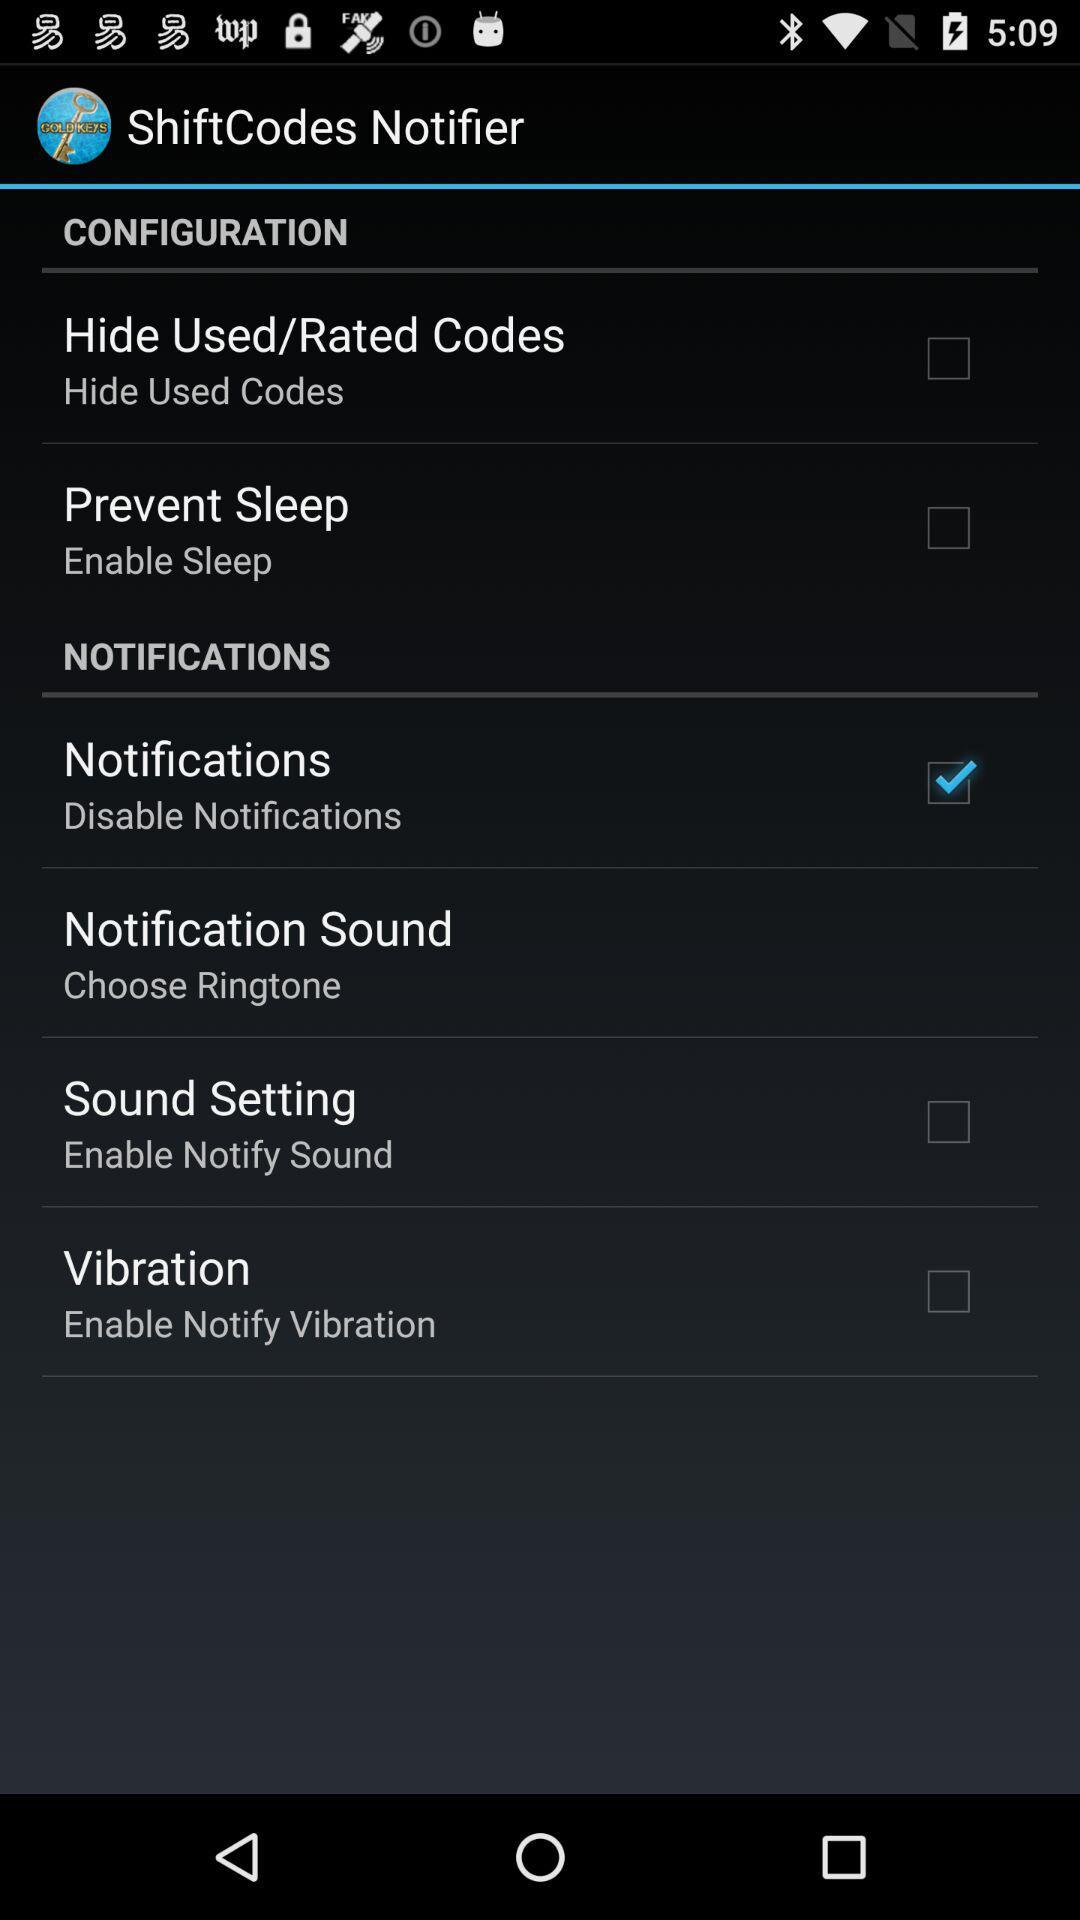 Image resolution: width=1080 pixels, height=1920 pixels. I want to click on the app below the hide used codes item, so click(206, 502).